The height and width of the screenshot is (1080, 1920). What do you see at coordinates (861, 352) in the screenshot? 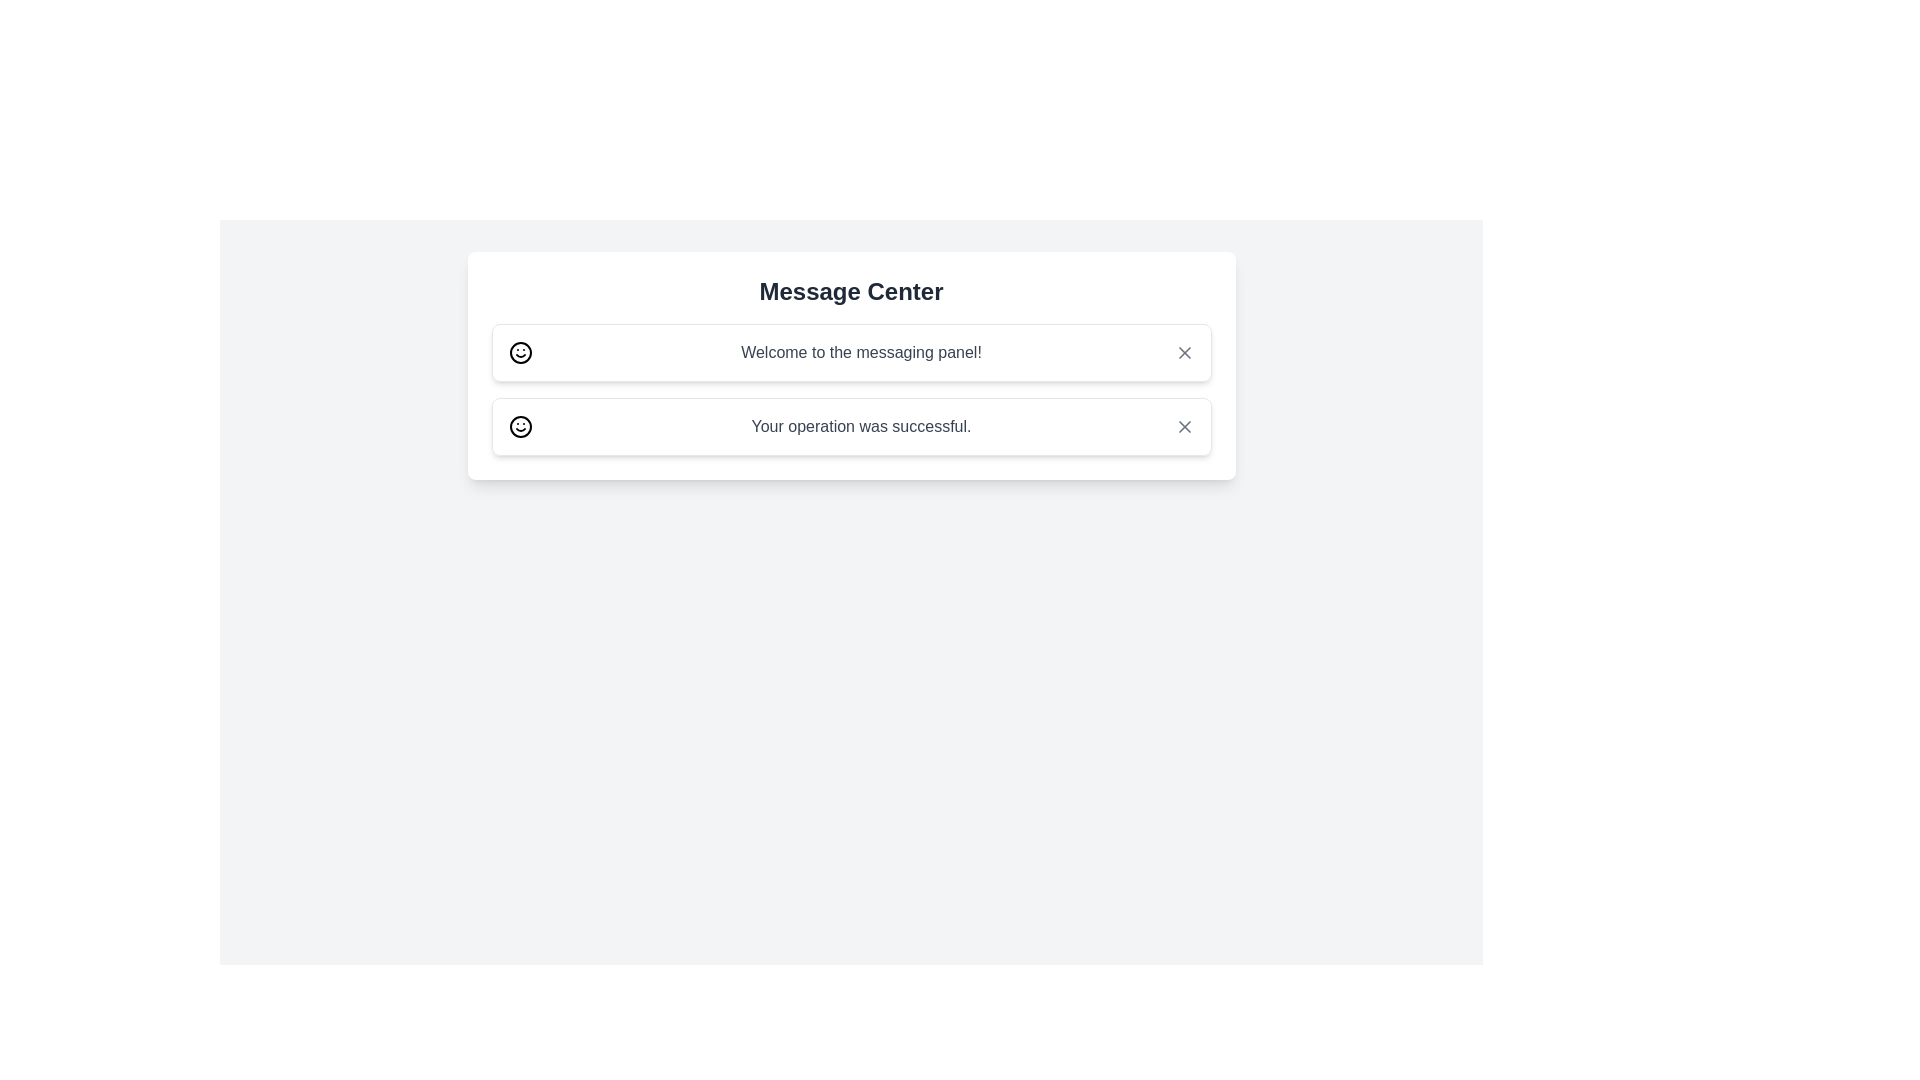
I see `the welcoming message in the first notification panel of the 'Message Center' interface, which provides contextual information related to the messaging panel` at bounding box center [861, 352].